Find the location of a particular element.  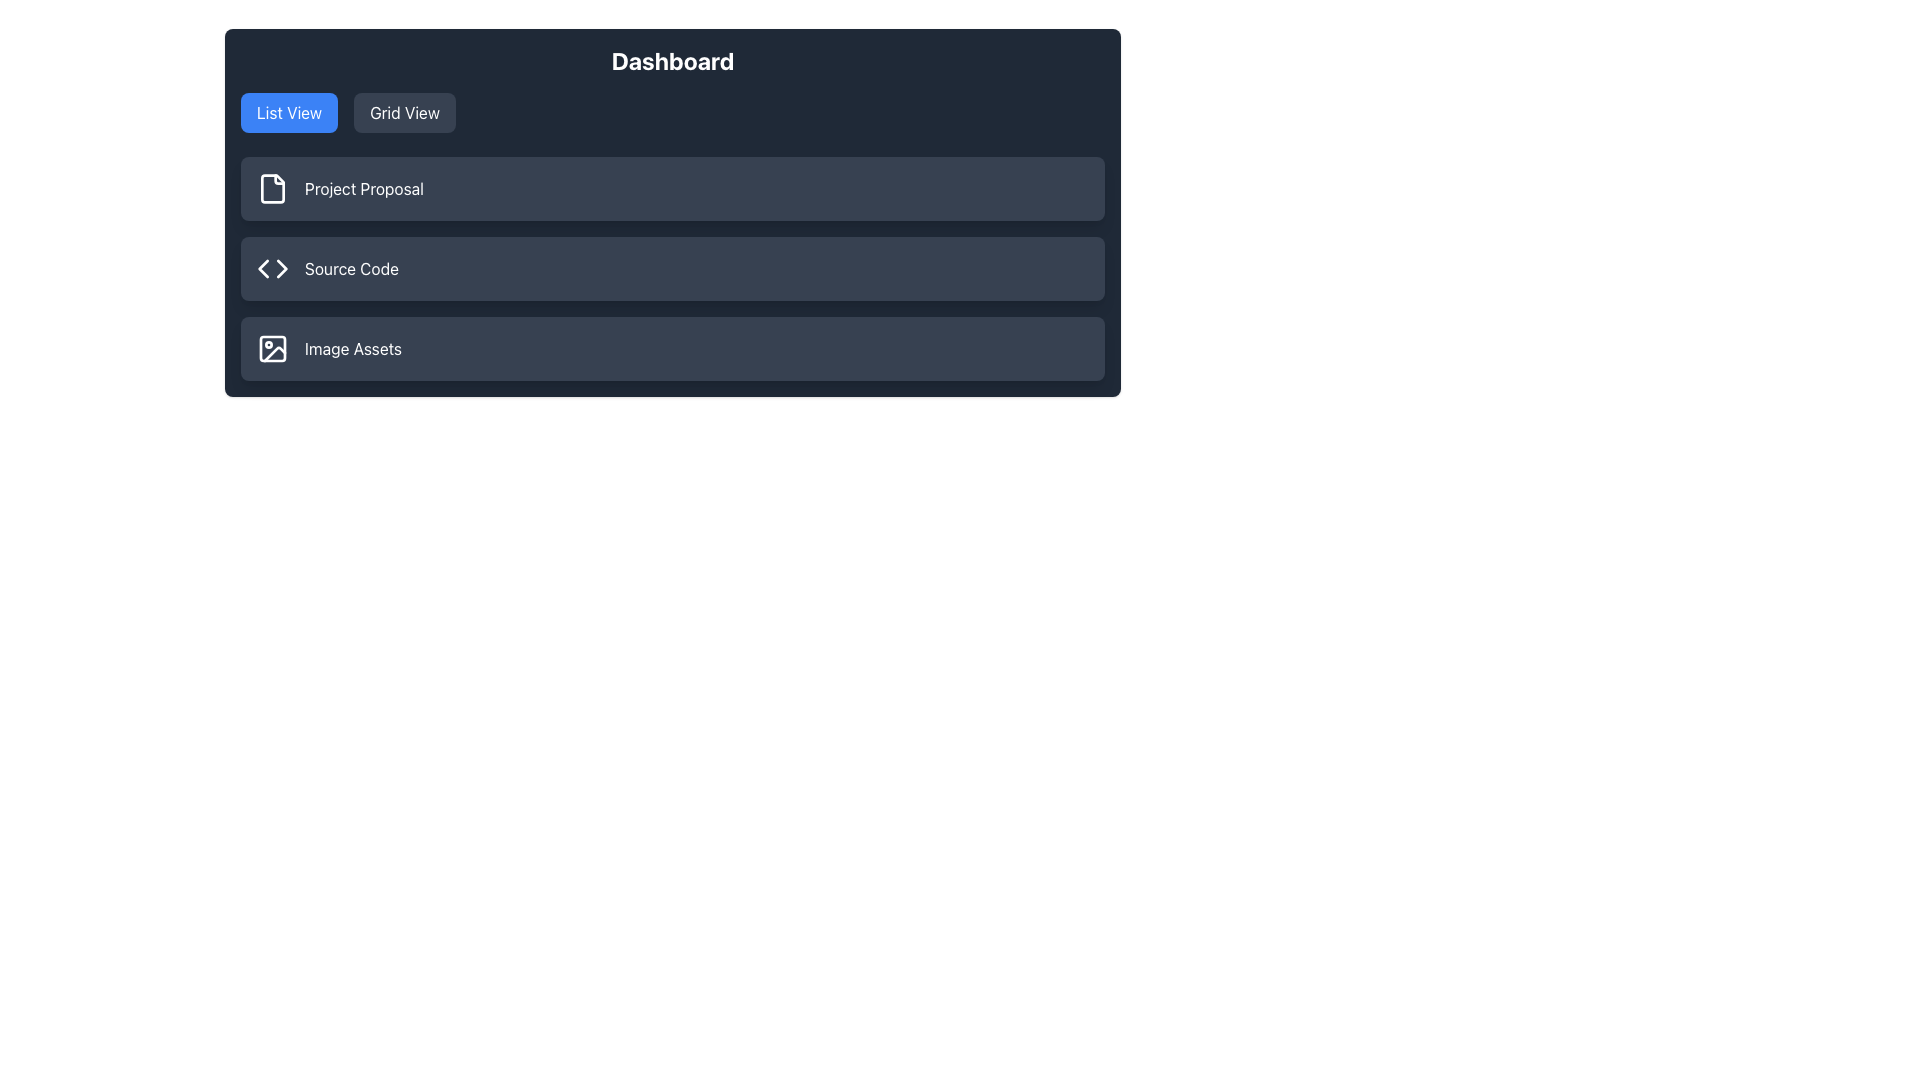

the label indicating image assets located at the bottom of the visible list, positioned to the right of a graphical icon is located at coordinates (353, 347).